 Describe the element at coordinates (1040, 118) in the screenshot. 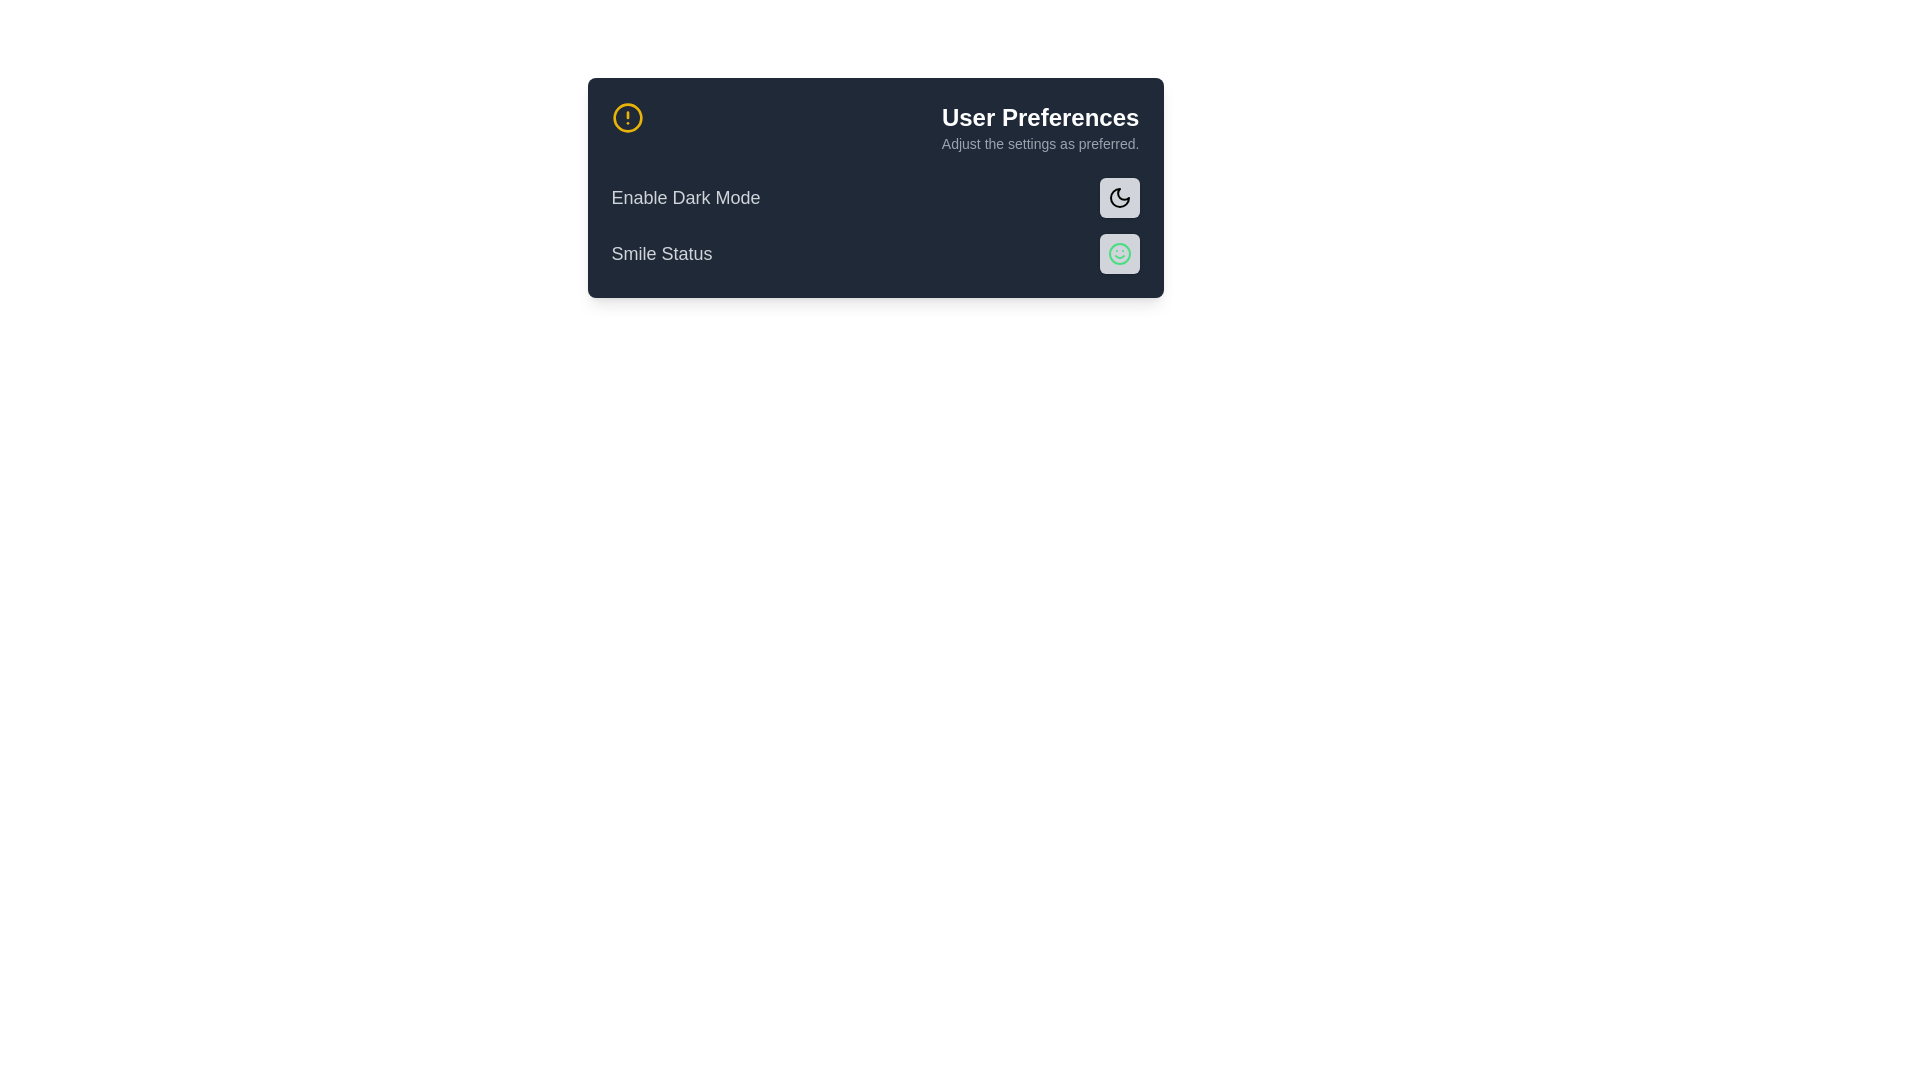

I see `the text label that serves as a title or header for the settings interface, located at the top right section of the rectangular panel` at that location.